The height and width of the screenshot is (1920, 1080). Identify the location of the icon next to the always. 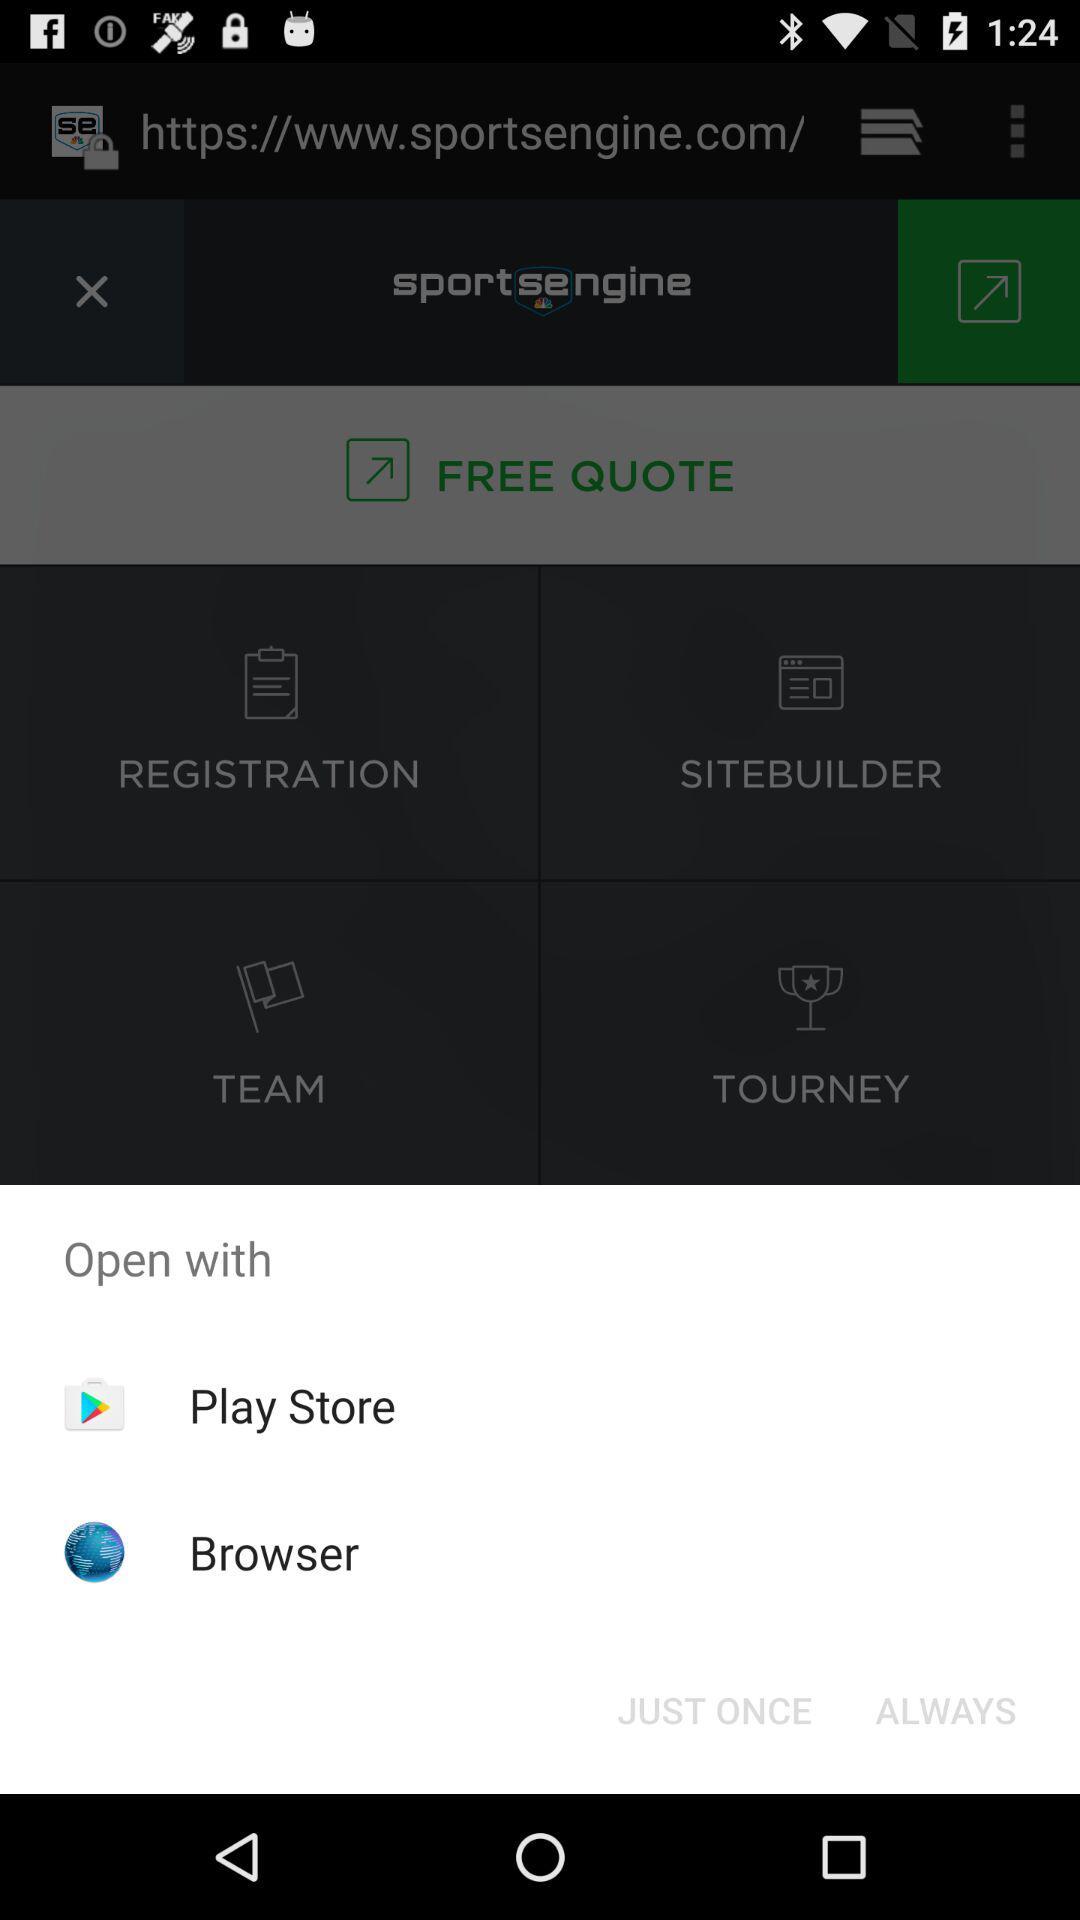
(713, 1708).